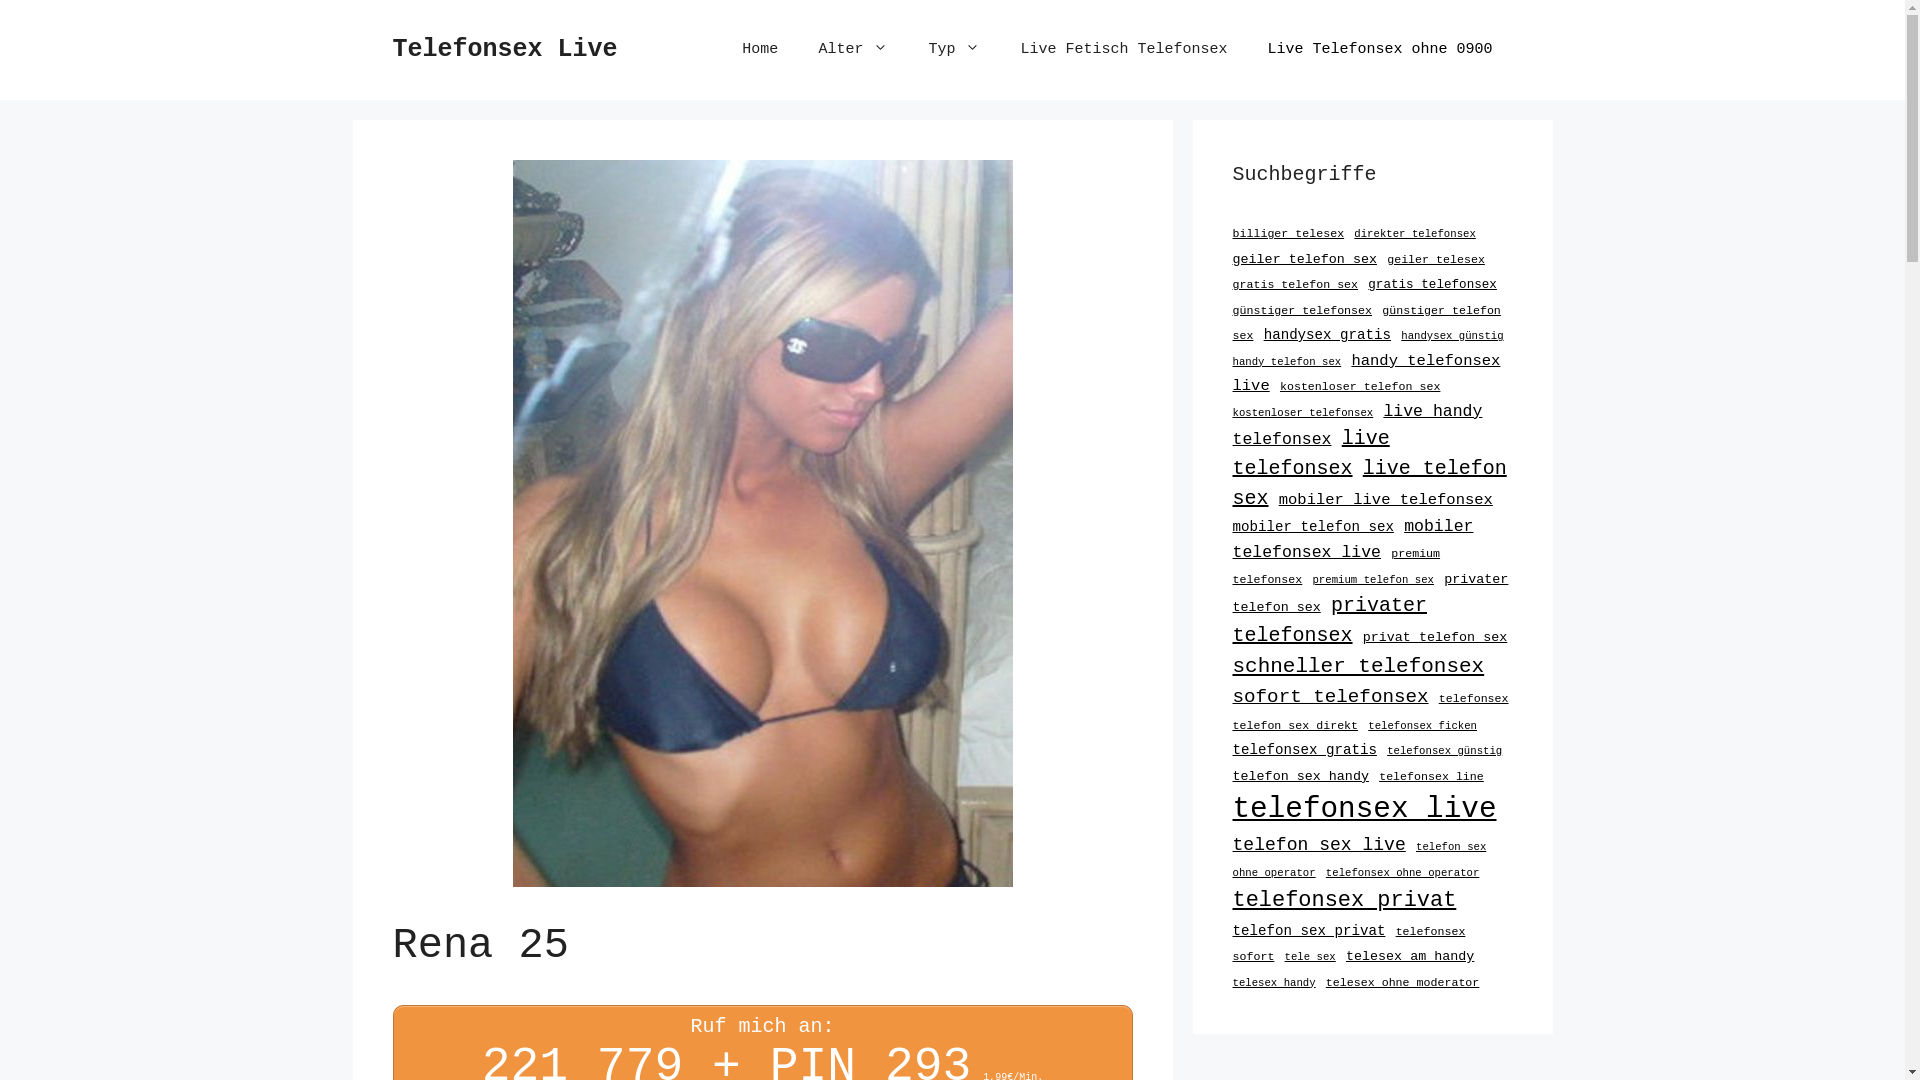  Describe the element at coordinates (1431, 285) in the screenshot. I see `'gratis telefonsex'` at that location.